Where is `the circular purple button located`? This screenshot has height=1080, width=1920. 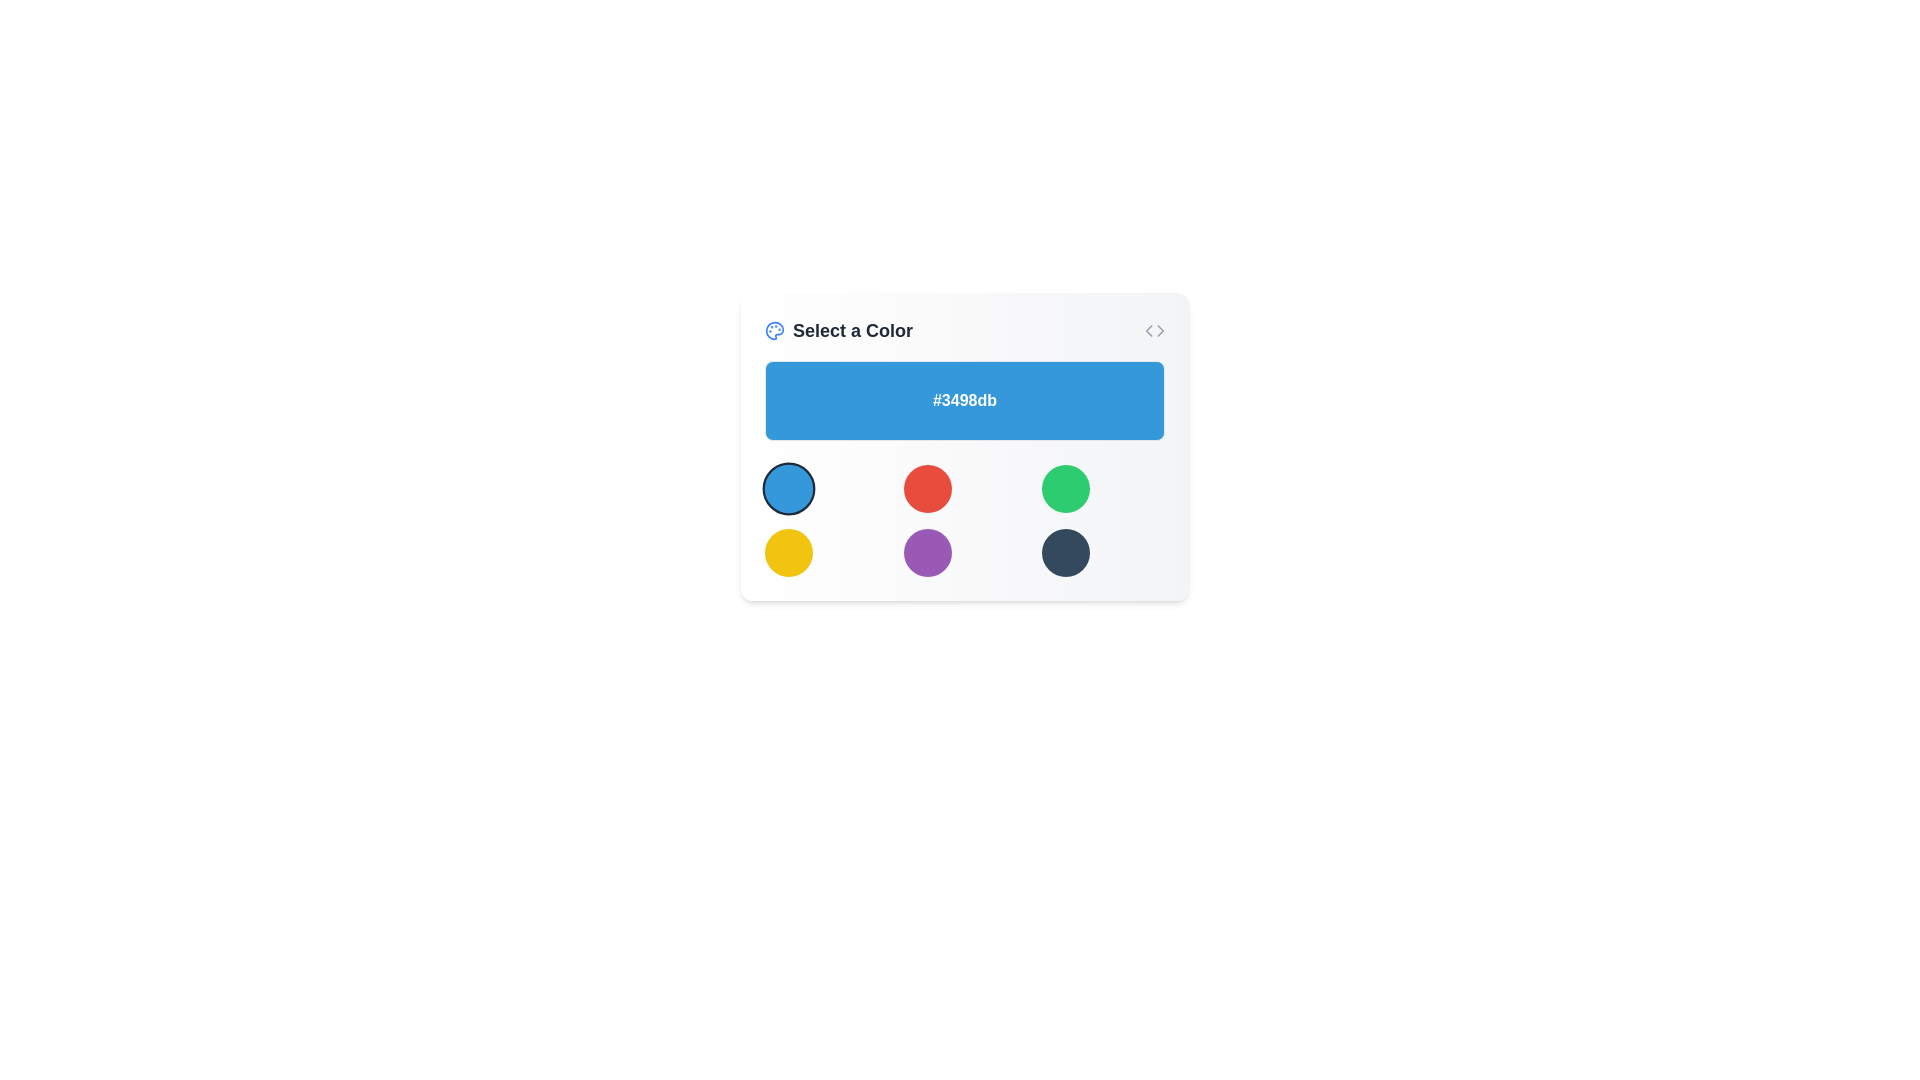 the circular purple button located is located at coordinates (926, 552).